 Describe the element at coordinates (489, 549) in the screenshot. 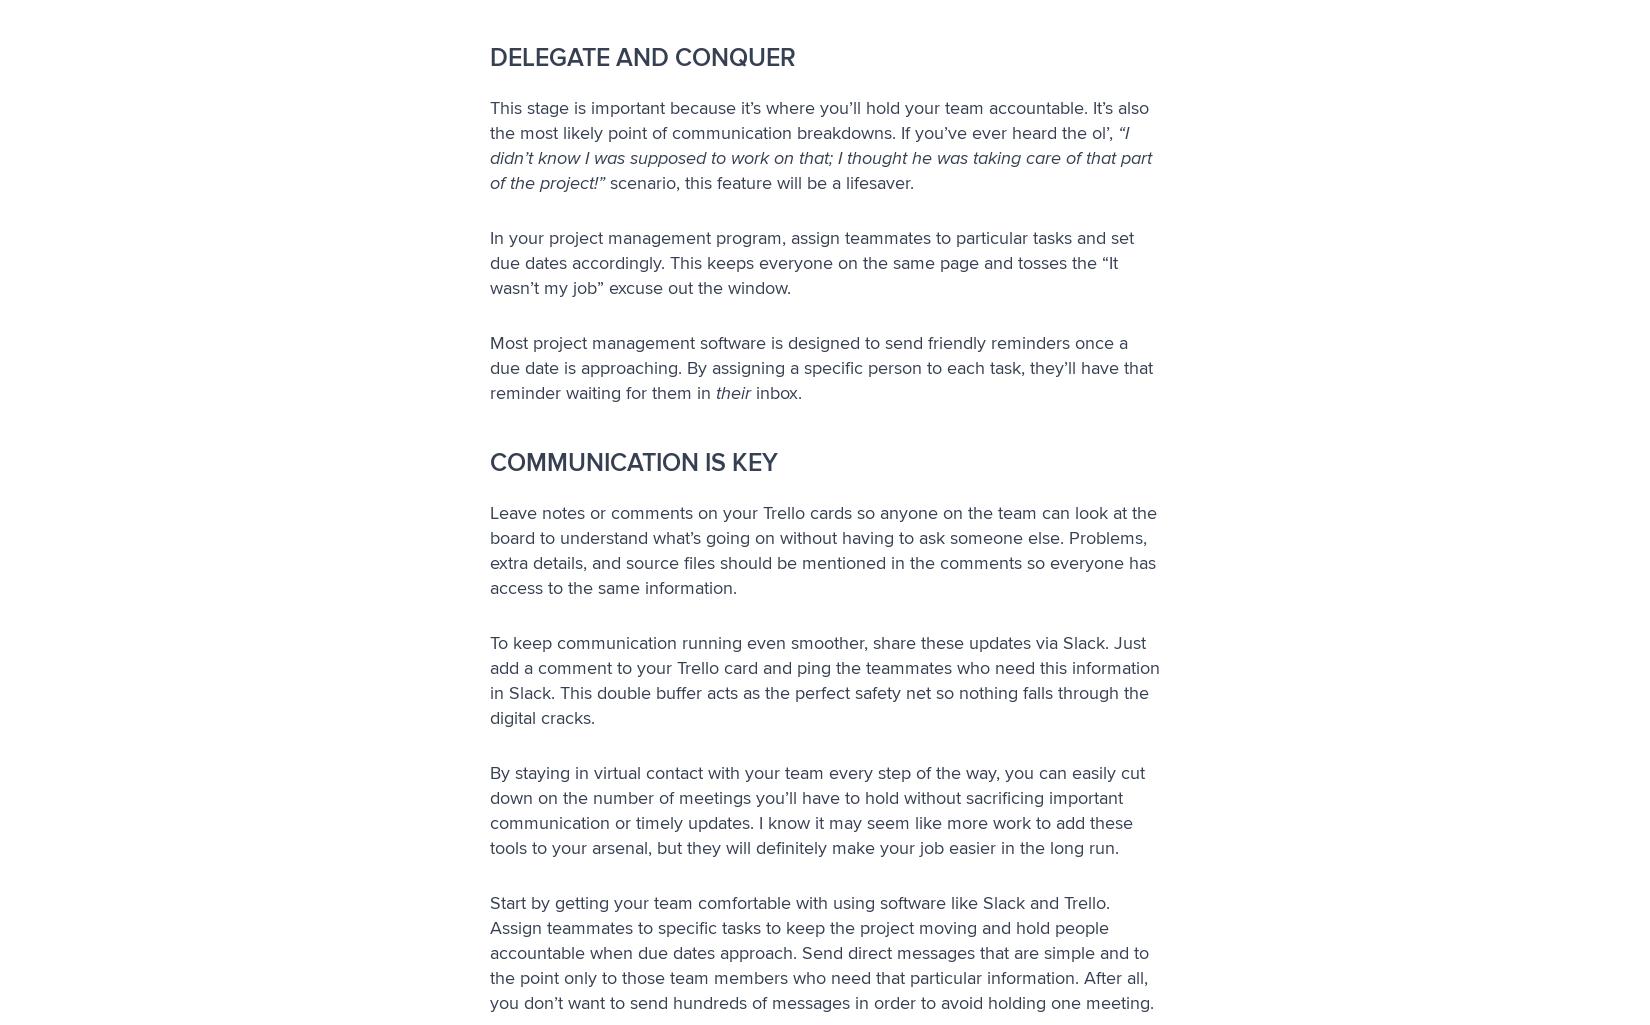

I see `'Leave notes or comments on your Trello cards so anyone on the team can look at the board to understand what’s going on without having to ask someone else. Problems, extra details, and source files should be mentioned in the comments so everyone has access to the same information.'` at that location.